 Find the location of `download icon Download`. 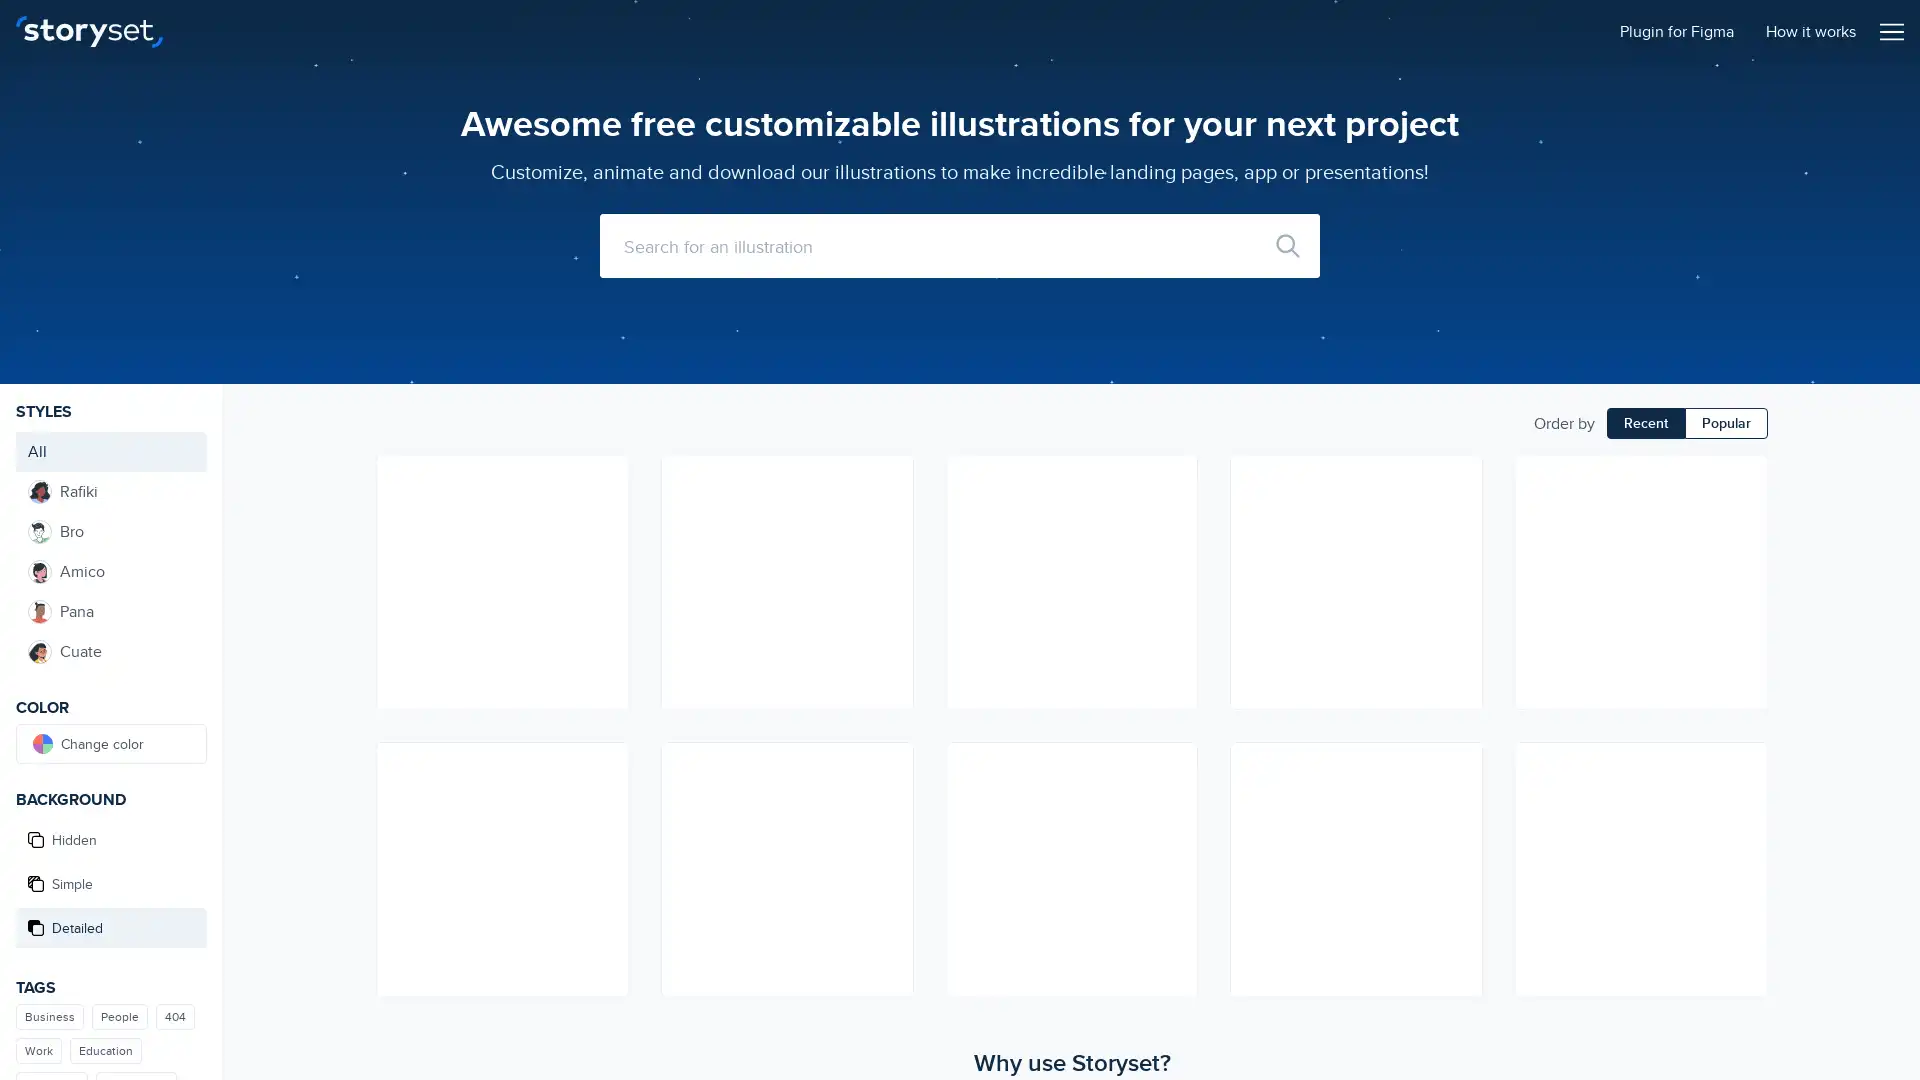

download icon Download is located at coordinates (1741, 801).